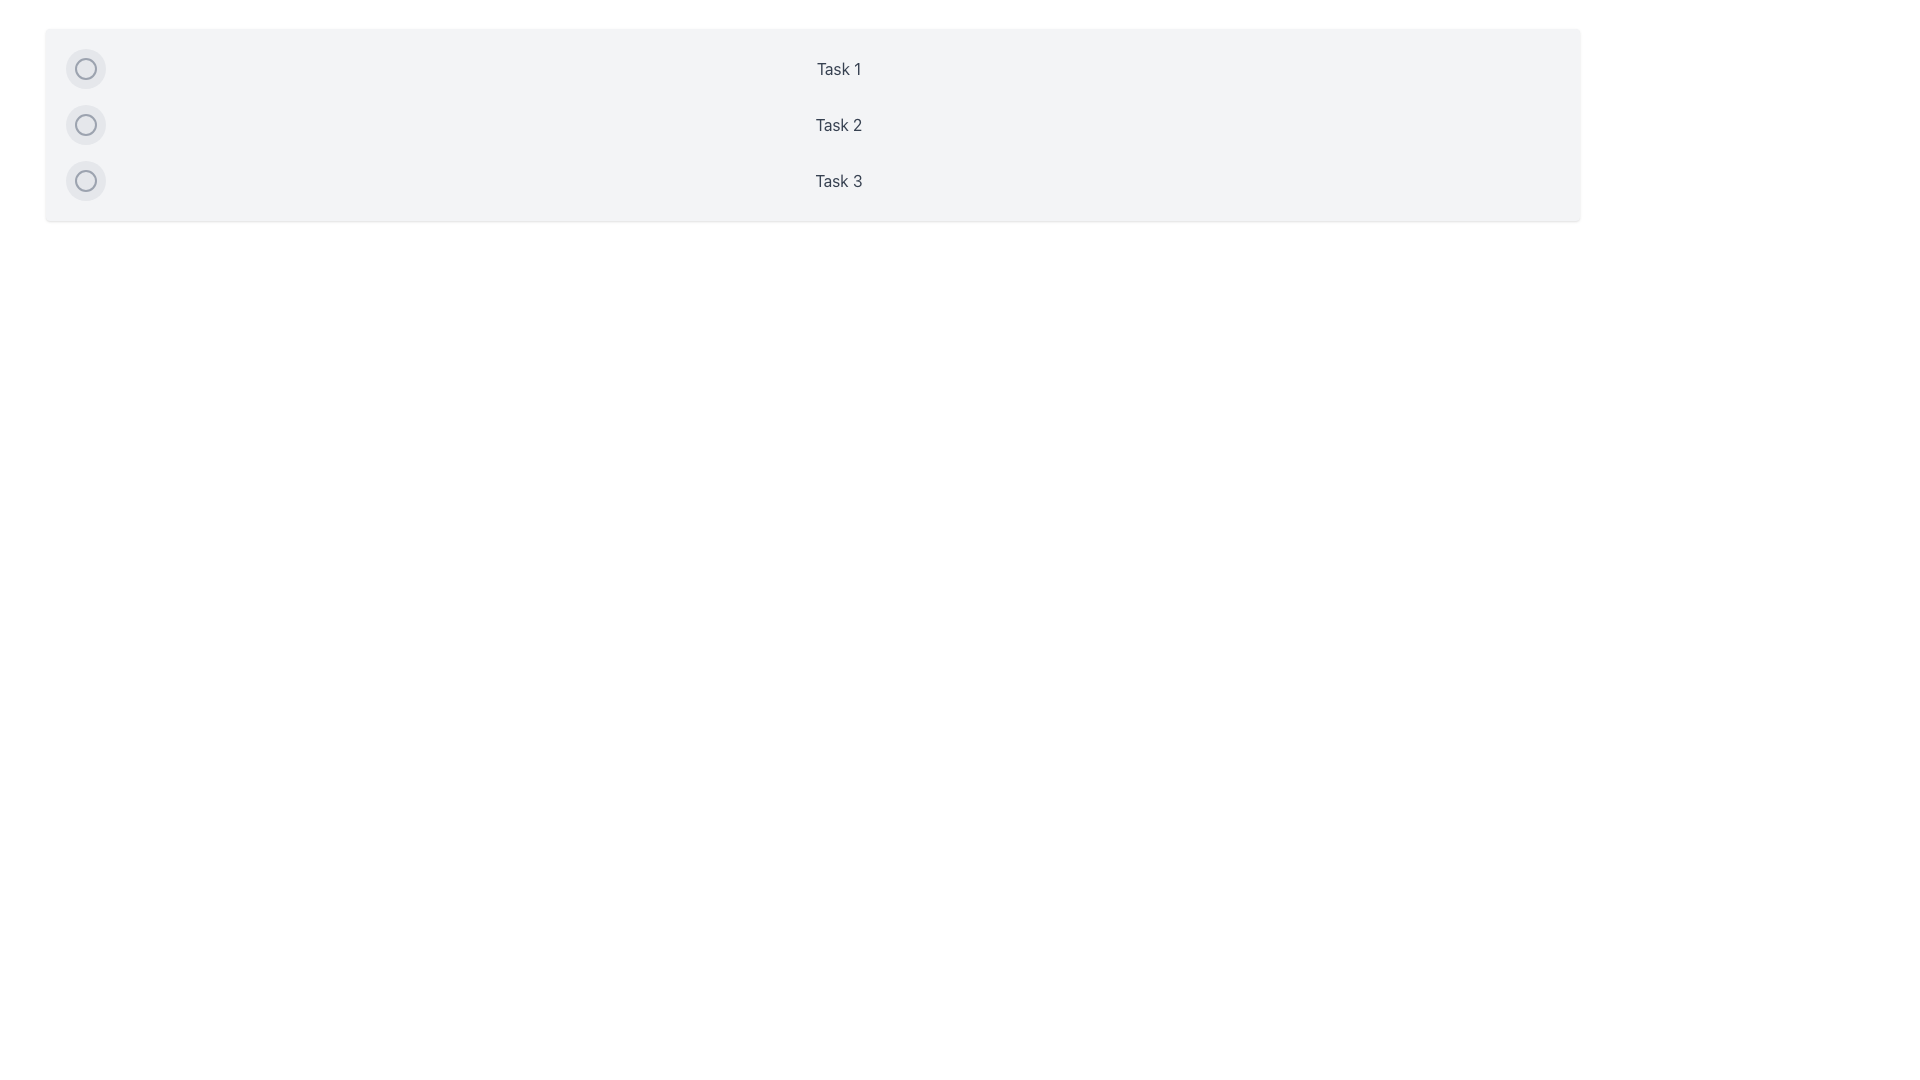  I want to click on the first List Item labeled 'Task 1', so click(812, 68).